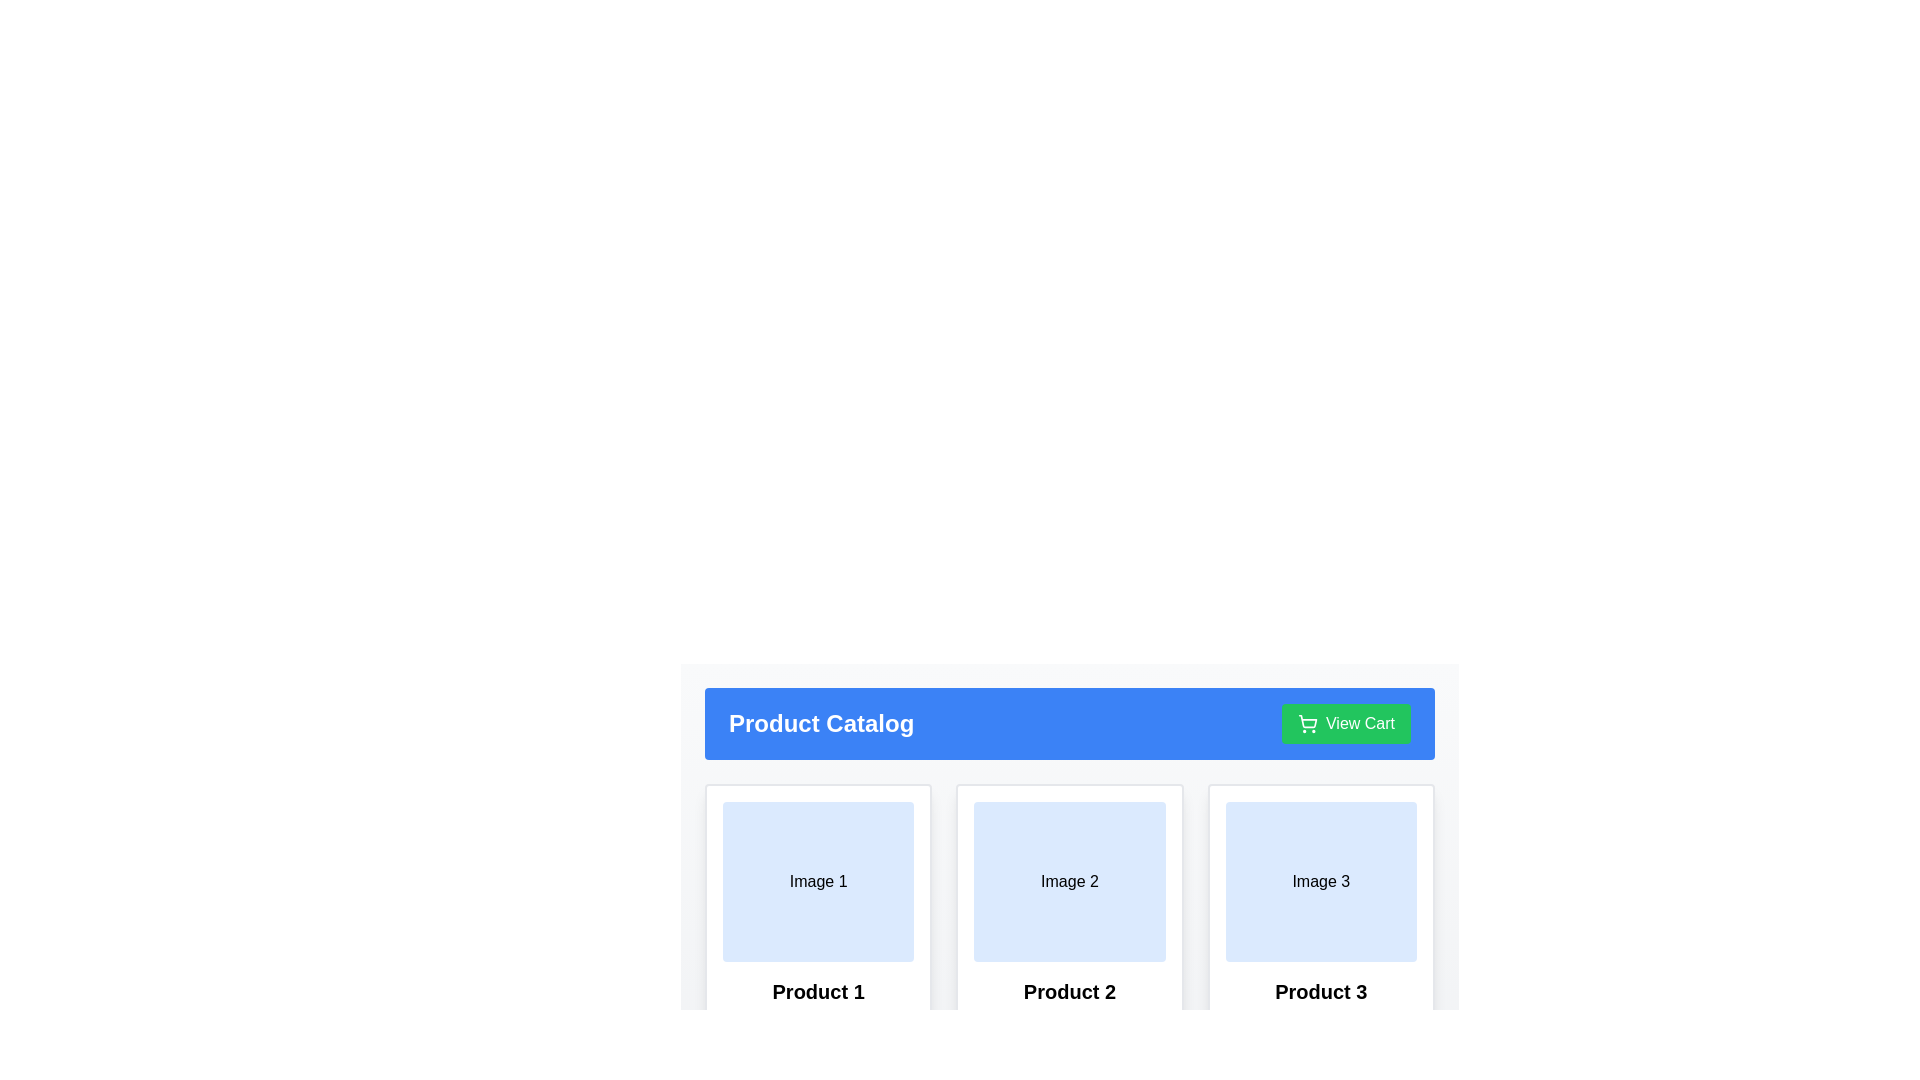 The width and height of the screenshot is (1920, 1080). Describe the element at coordinates (1069, 825) in the screenshot. I see `the second product card in the product catalog` at that location.